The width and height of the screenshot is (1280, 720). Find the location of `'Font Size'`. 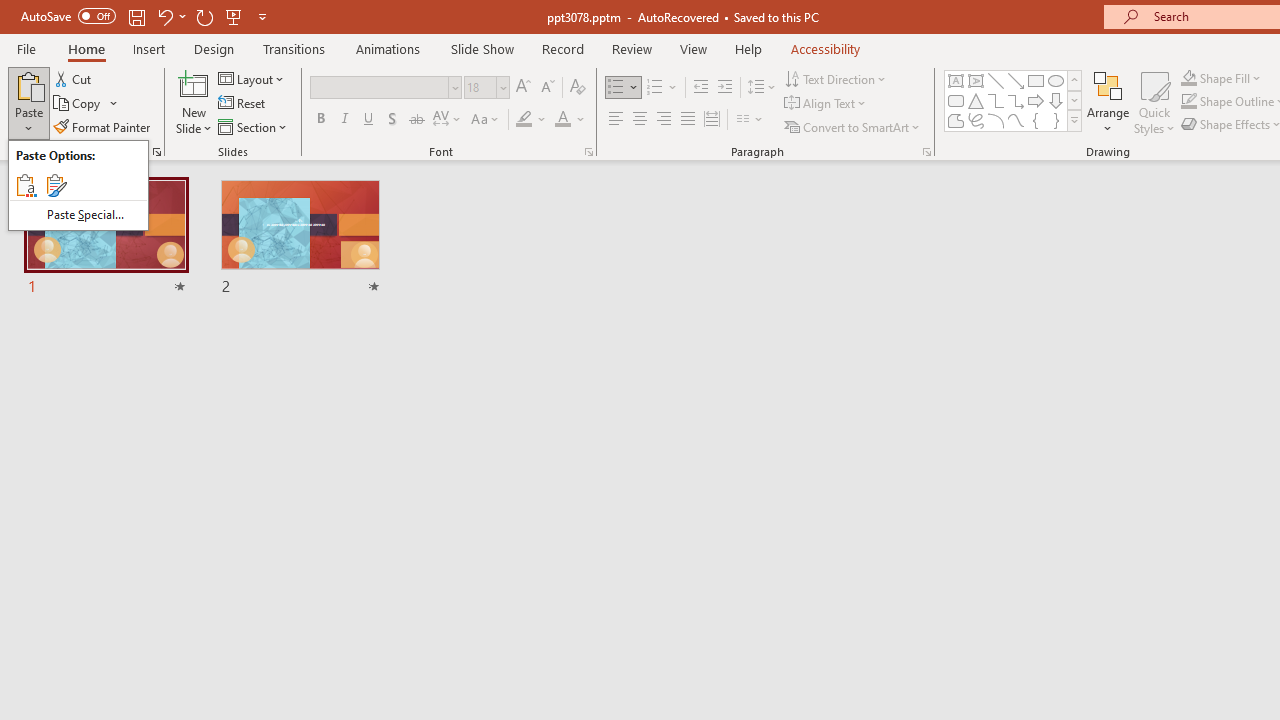

'Font Size' is located at coordinates (486, 86).